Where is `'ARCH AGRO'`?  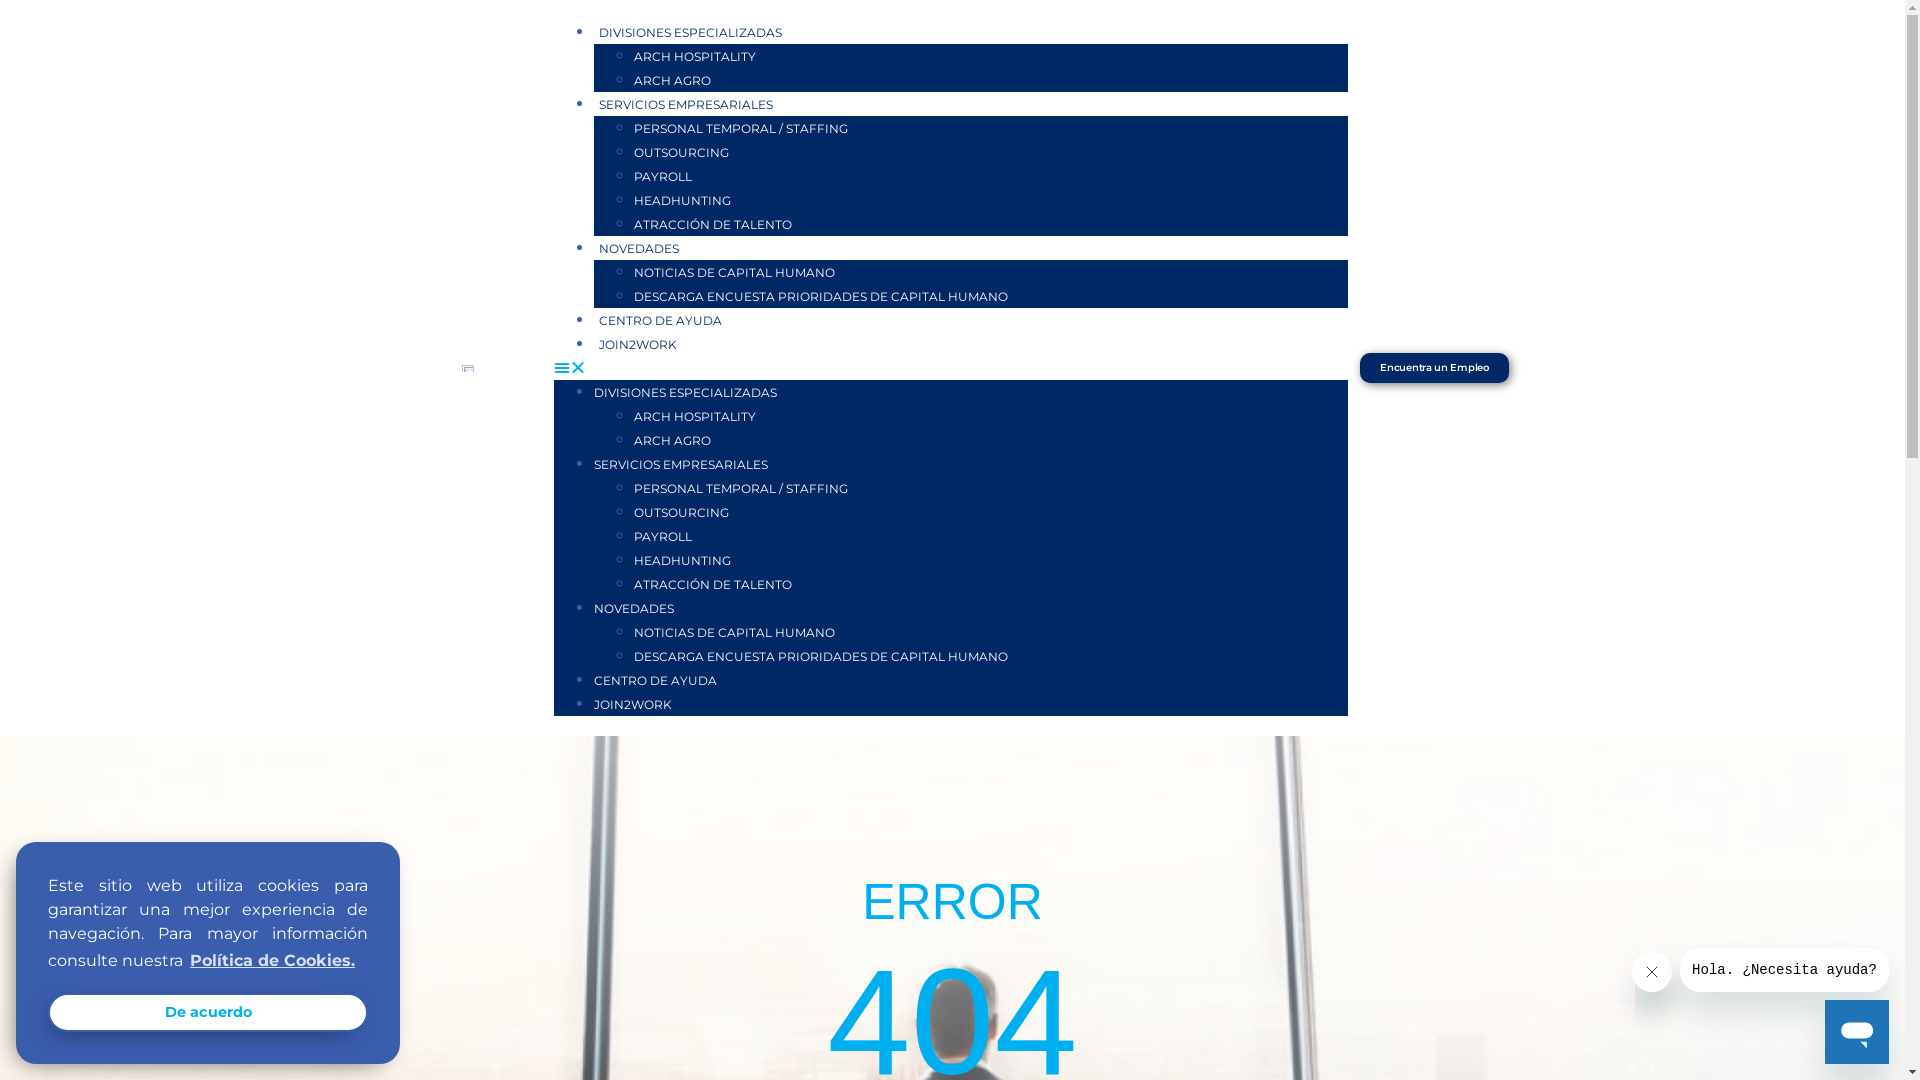
'ARCH AGRO' is located at coordinates (672, 79).